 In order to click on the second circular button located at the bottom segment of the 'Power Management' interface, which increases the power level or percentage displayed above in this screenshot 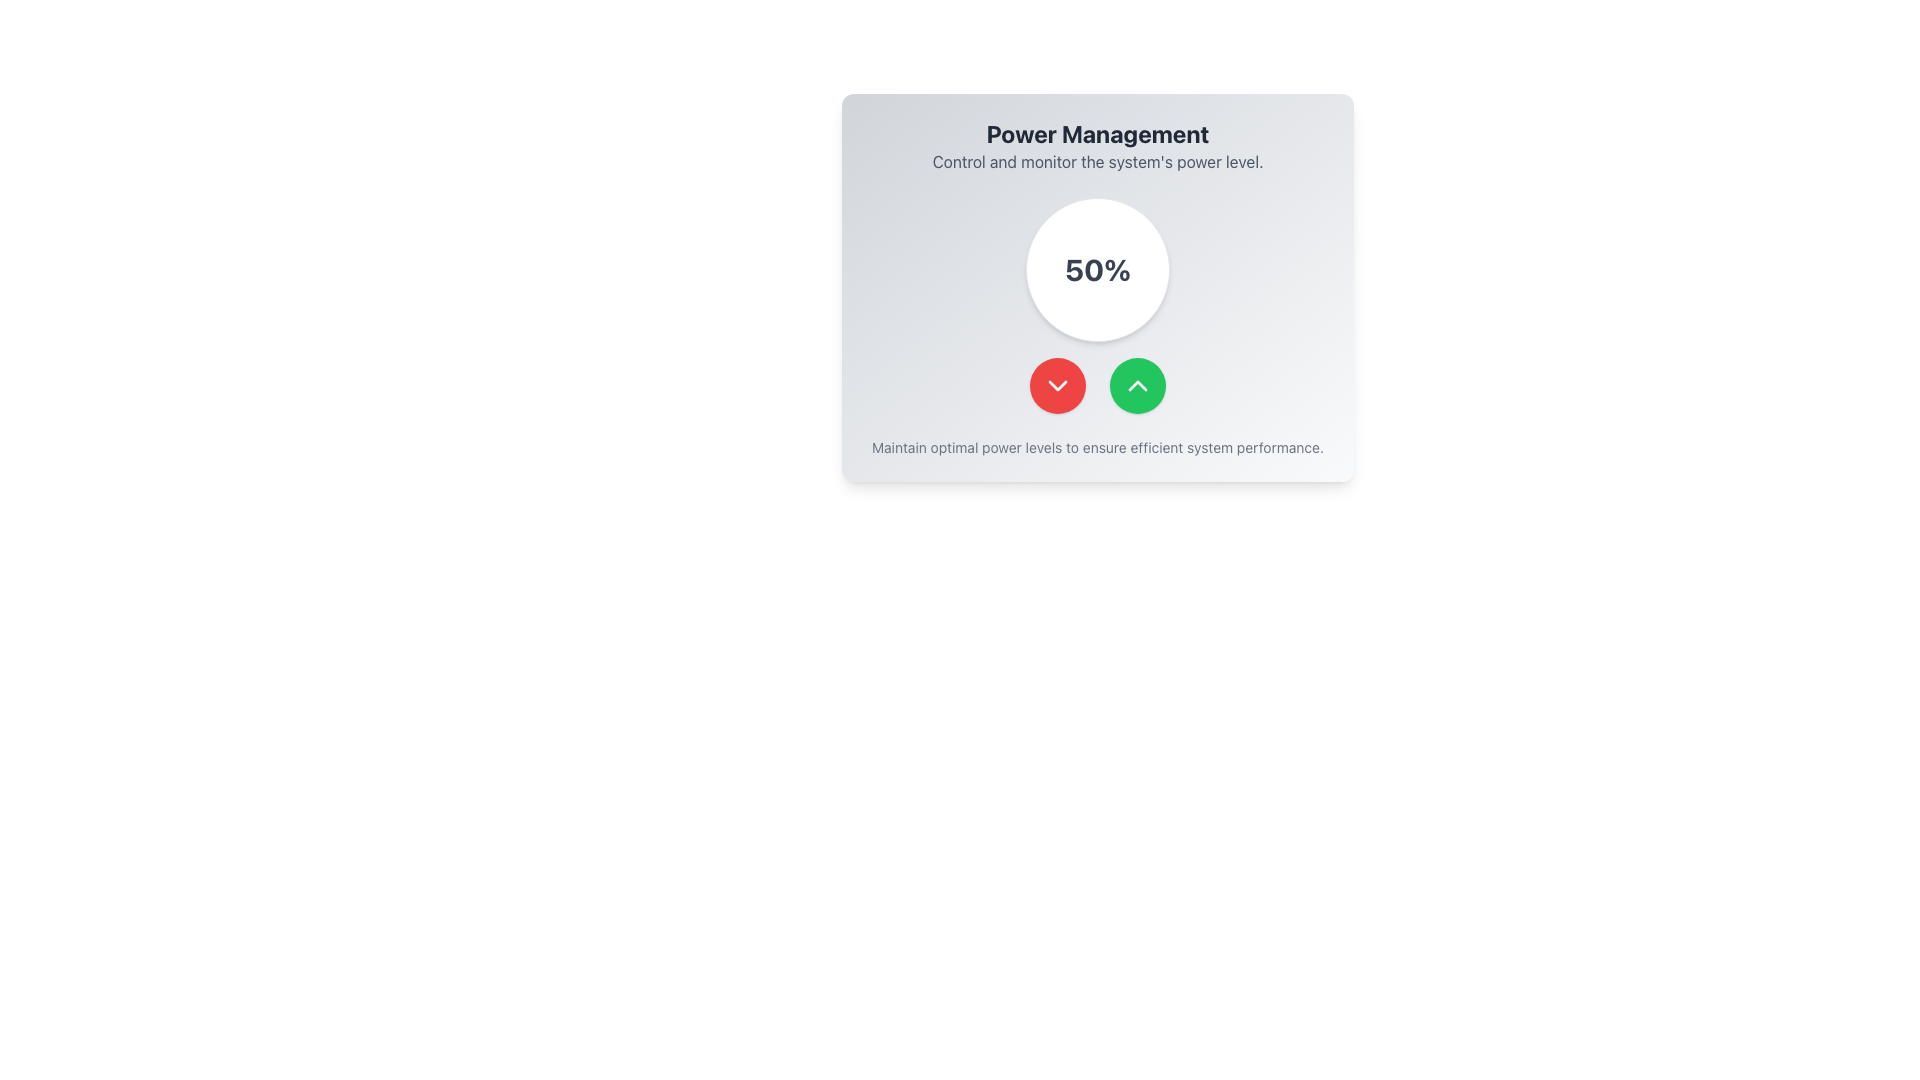, I will do `click(1137, 385)`.